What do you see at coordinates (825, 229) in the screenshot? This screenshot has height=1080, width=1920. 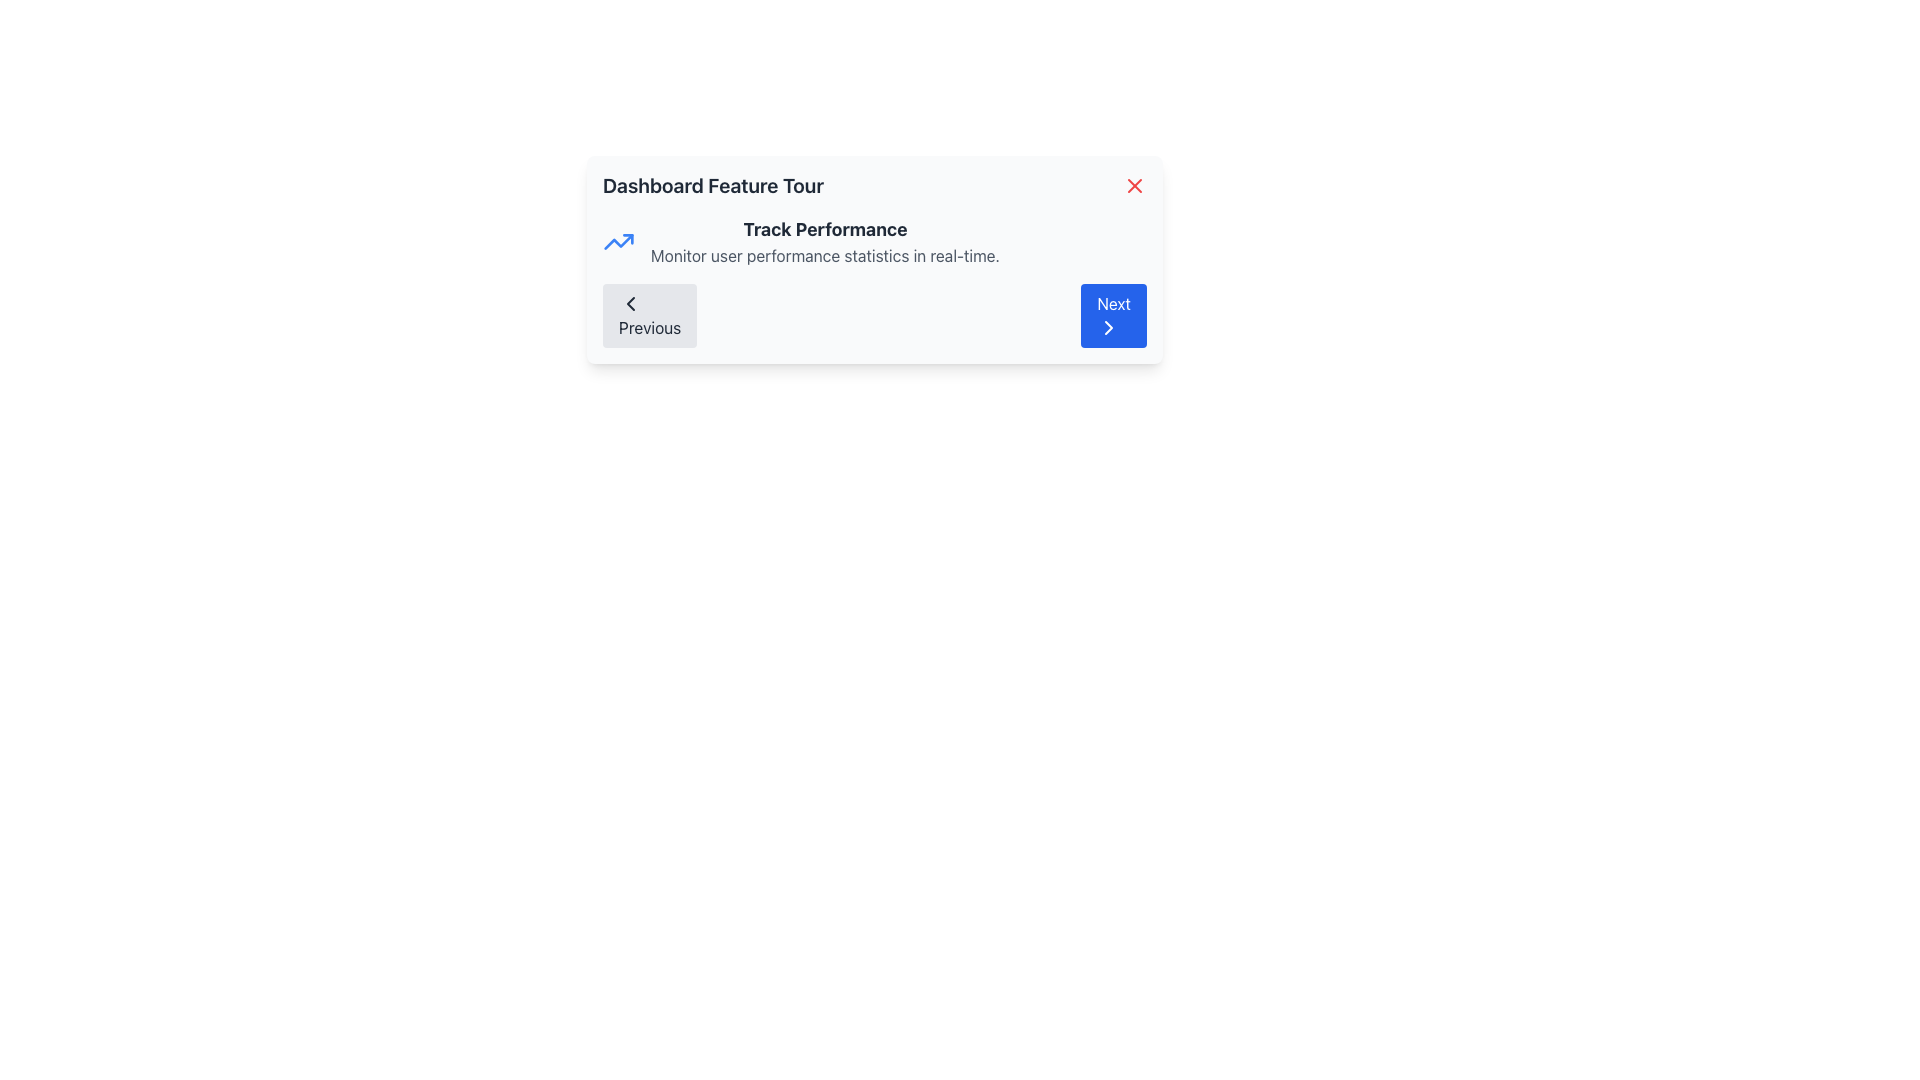 I see `the text label that serves as the header or title within the card-like section, positioned above the text 'Monitor user performance statistics in real-time.'` at bounding box center [825, 229].